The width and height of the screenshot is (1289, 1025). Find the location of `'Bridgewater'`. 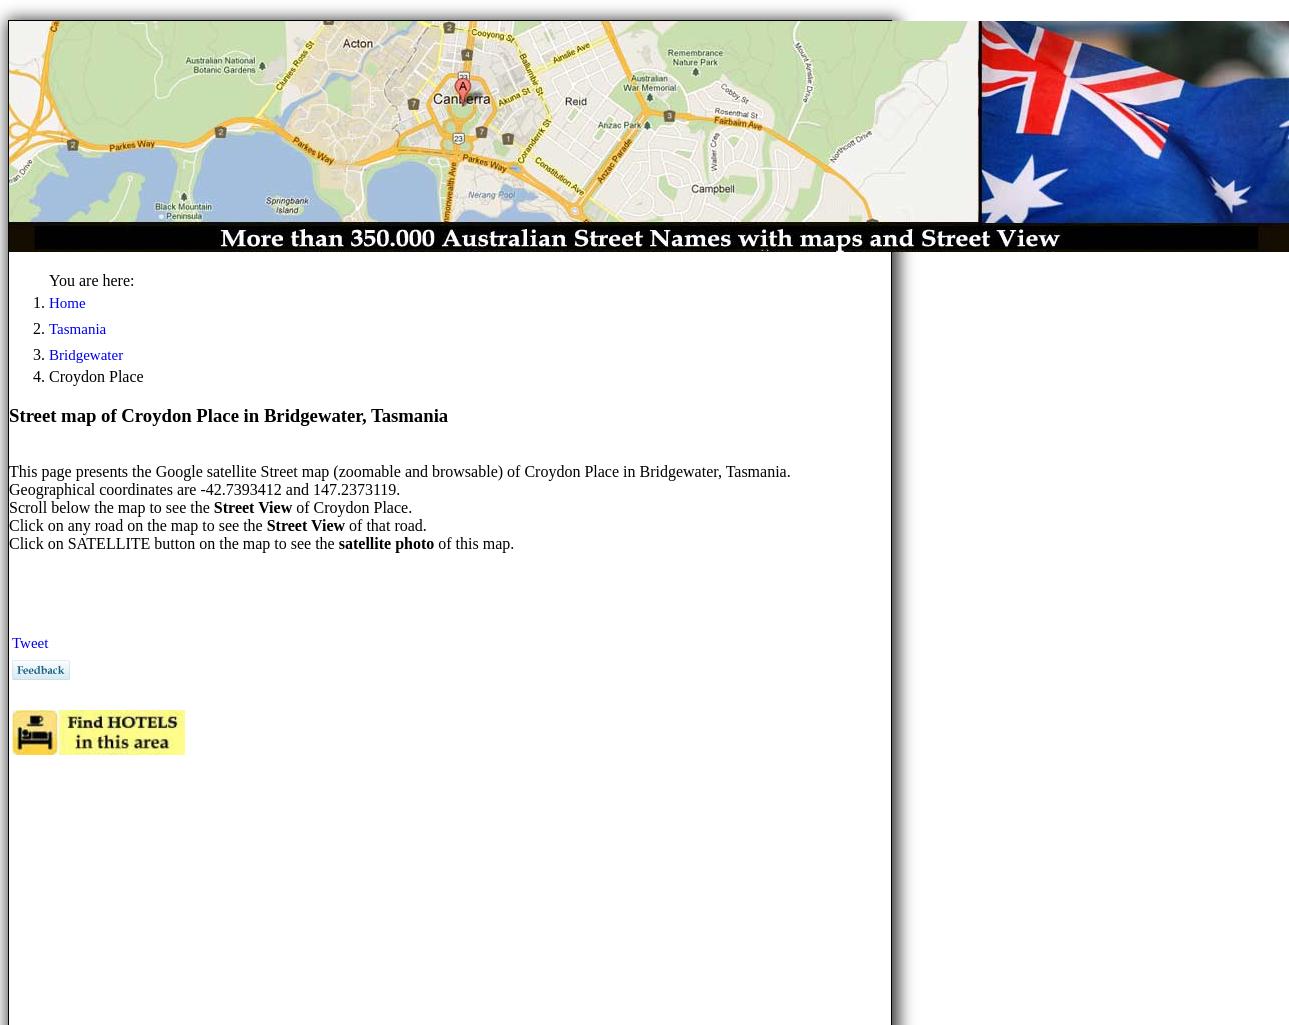

'Bridgewater' is located at coordinates (84, 353).